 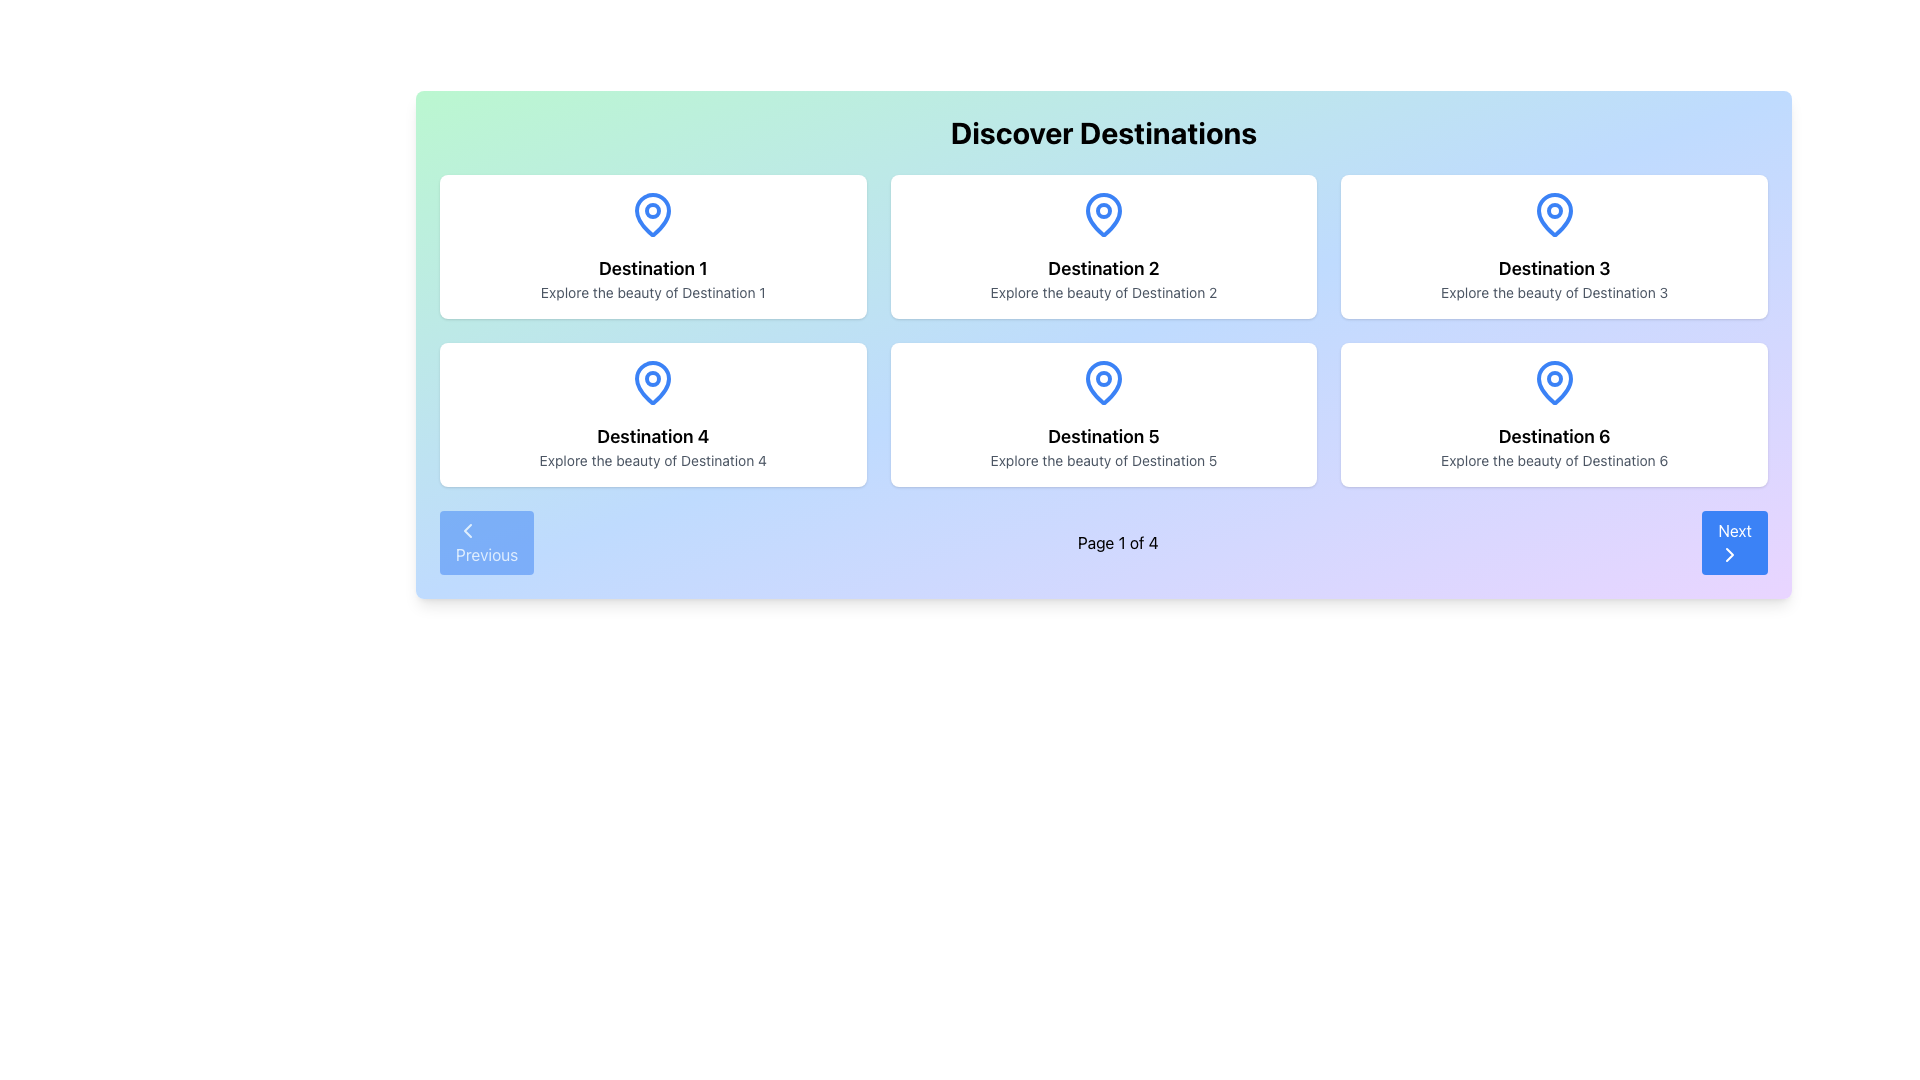 What do you see at coordinates (1117, 543) in the screenshot?
I see `the Text Label indicating the current page number in the paginated interface, located at the bottom center between the 'Previous' and 'Next' buttons` at bounding box center [1117, 543].